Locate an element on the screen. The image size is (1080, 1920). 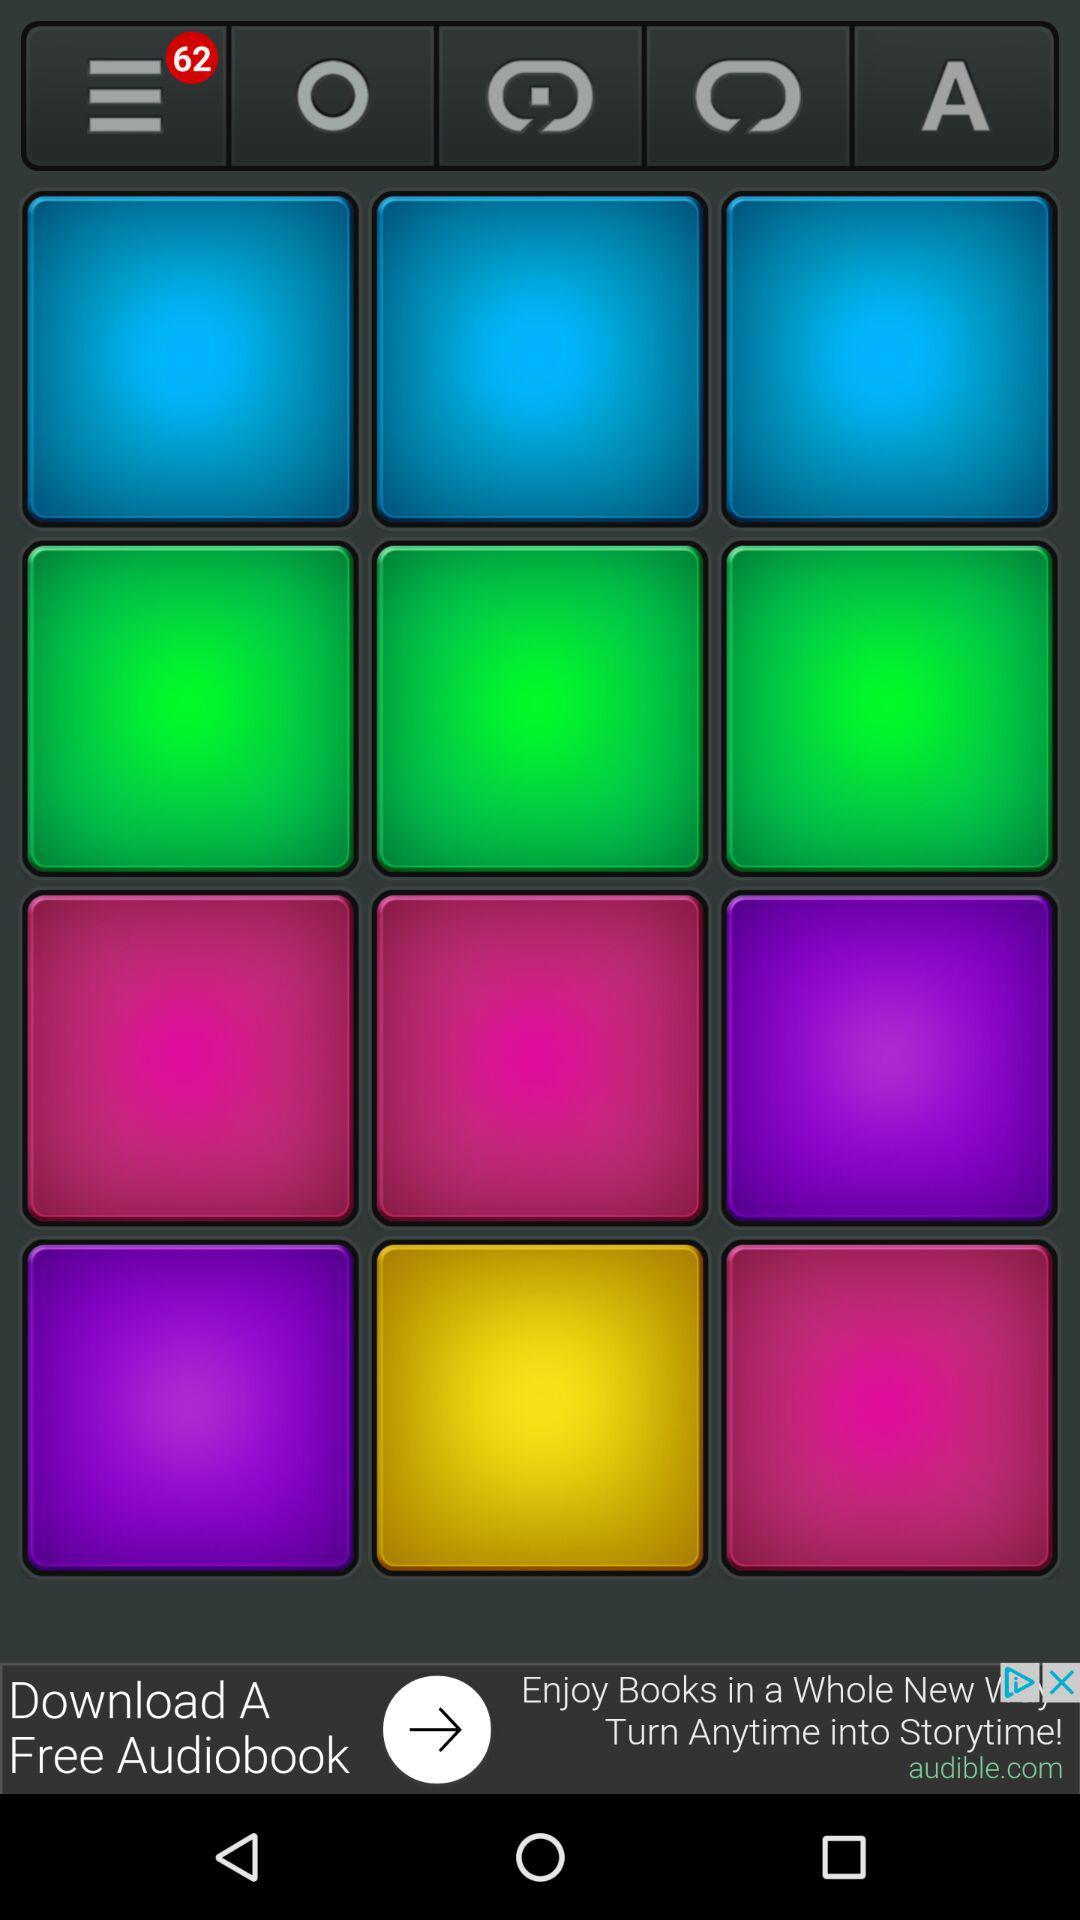
click the grid is located at coordinates (540, 1406).